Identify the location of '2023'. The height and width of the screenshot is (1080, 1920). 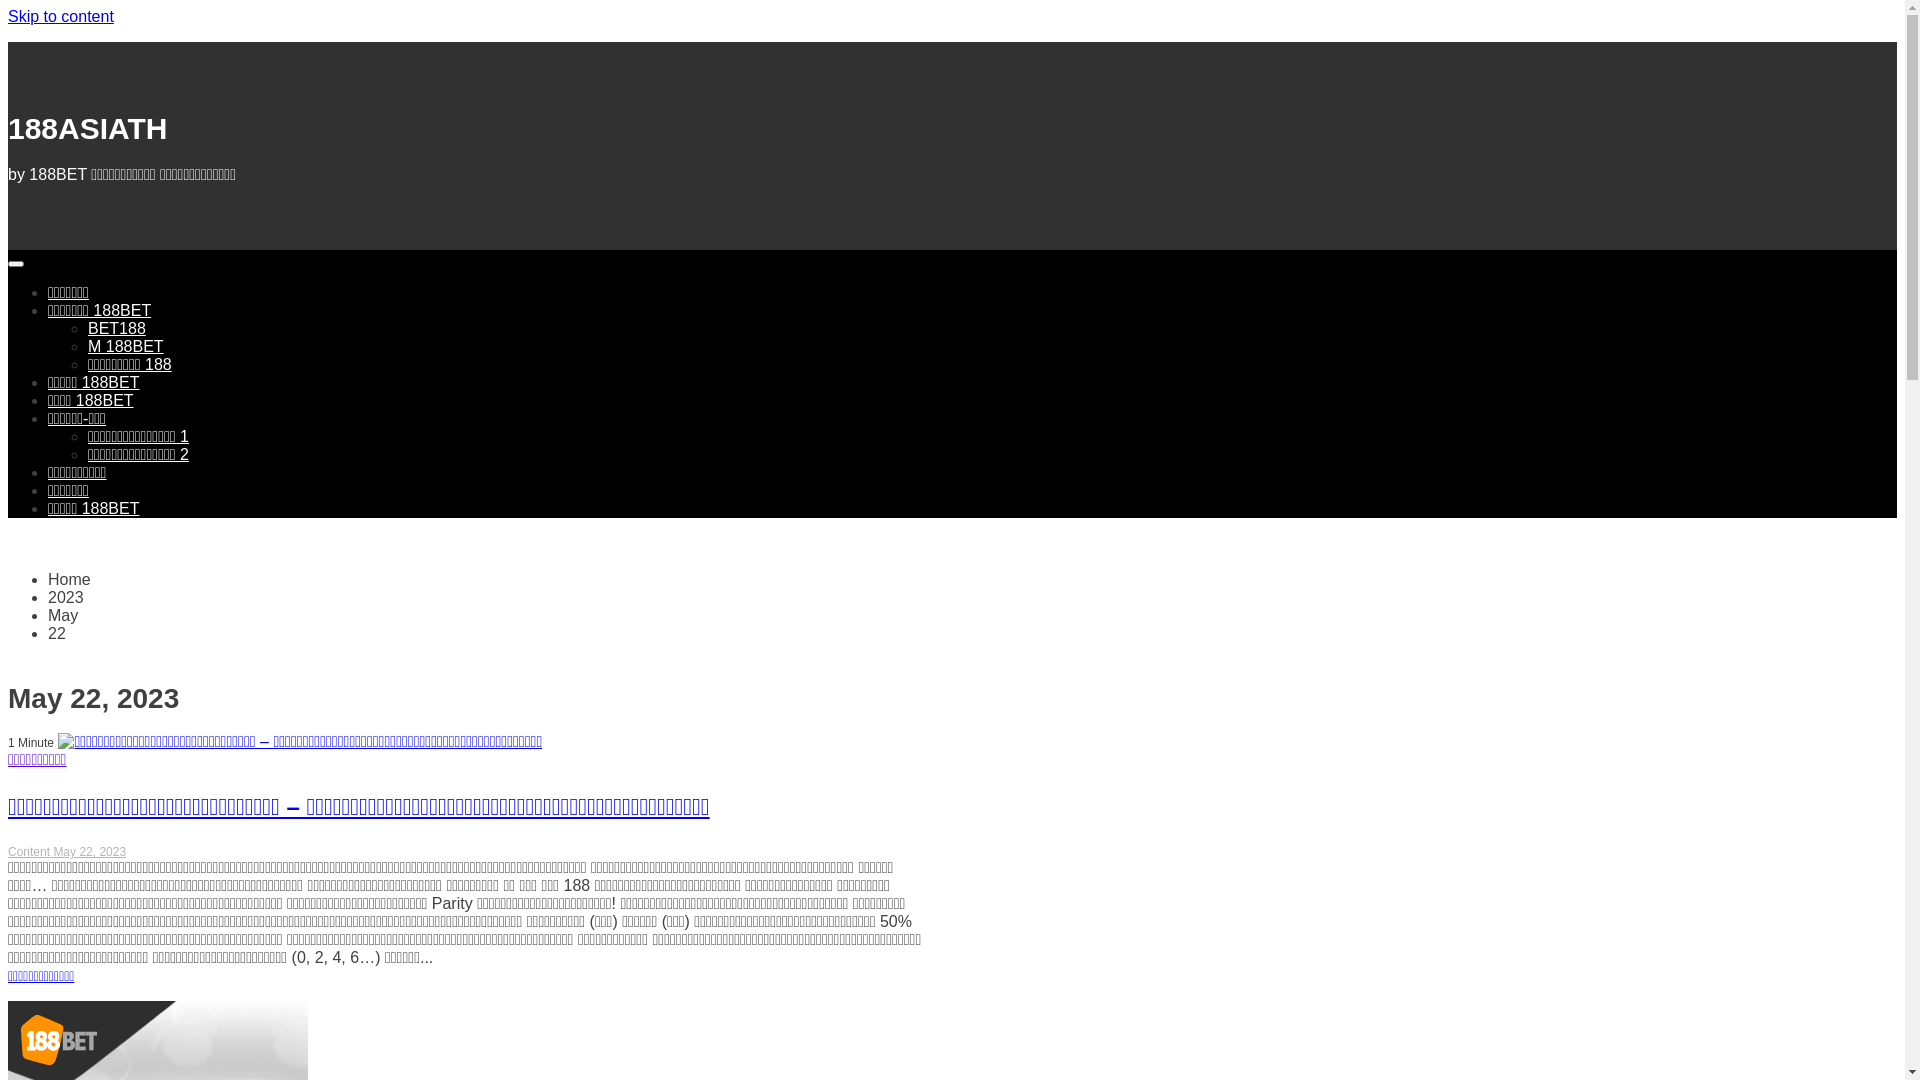
(66, 596).